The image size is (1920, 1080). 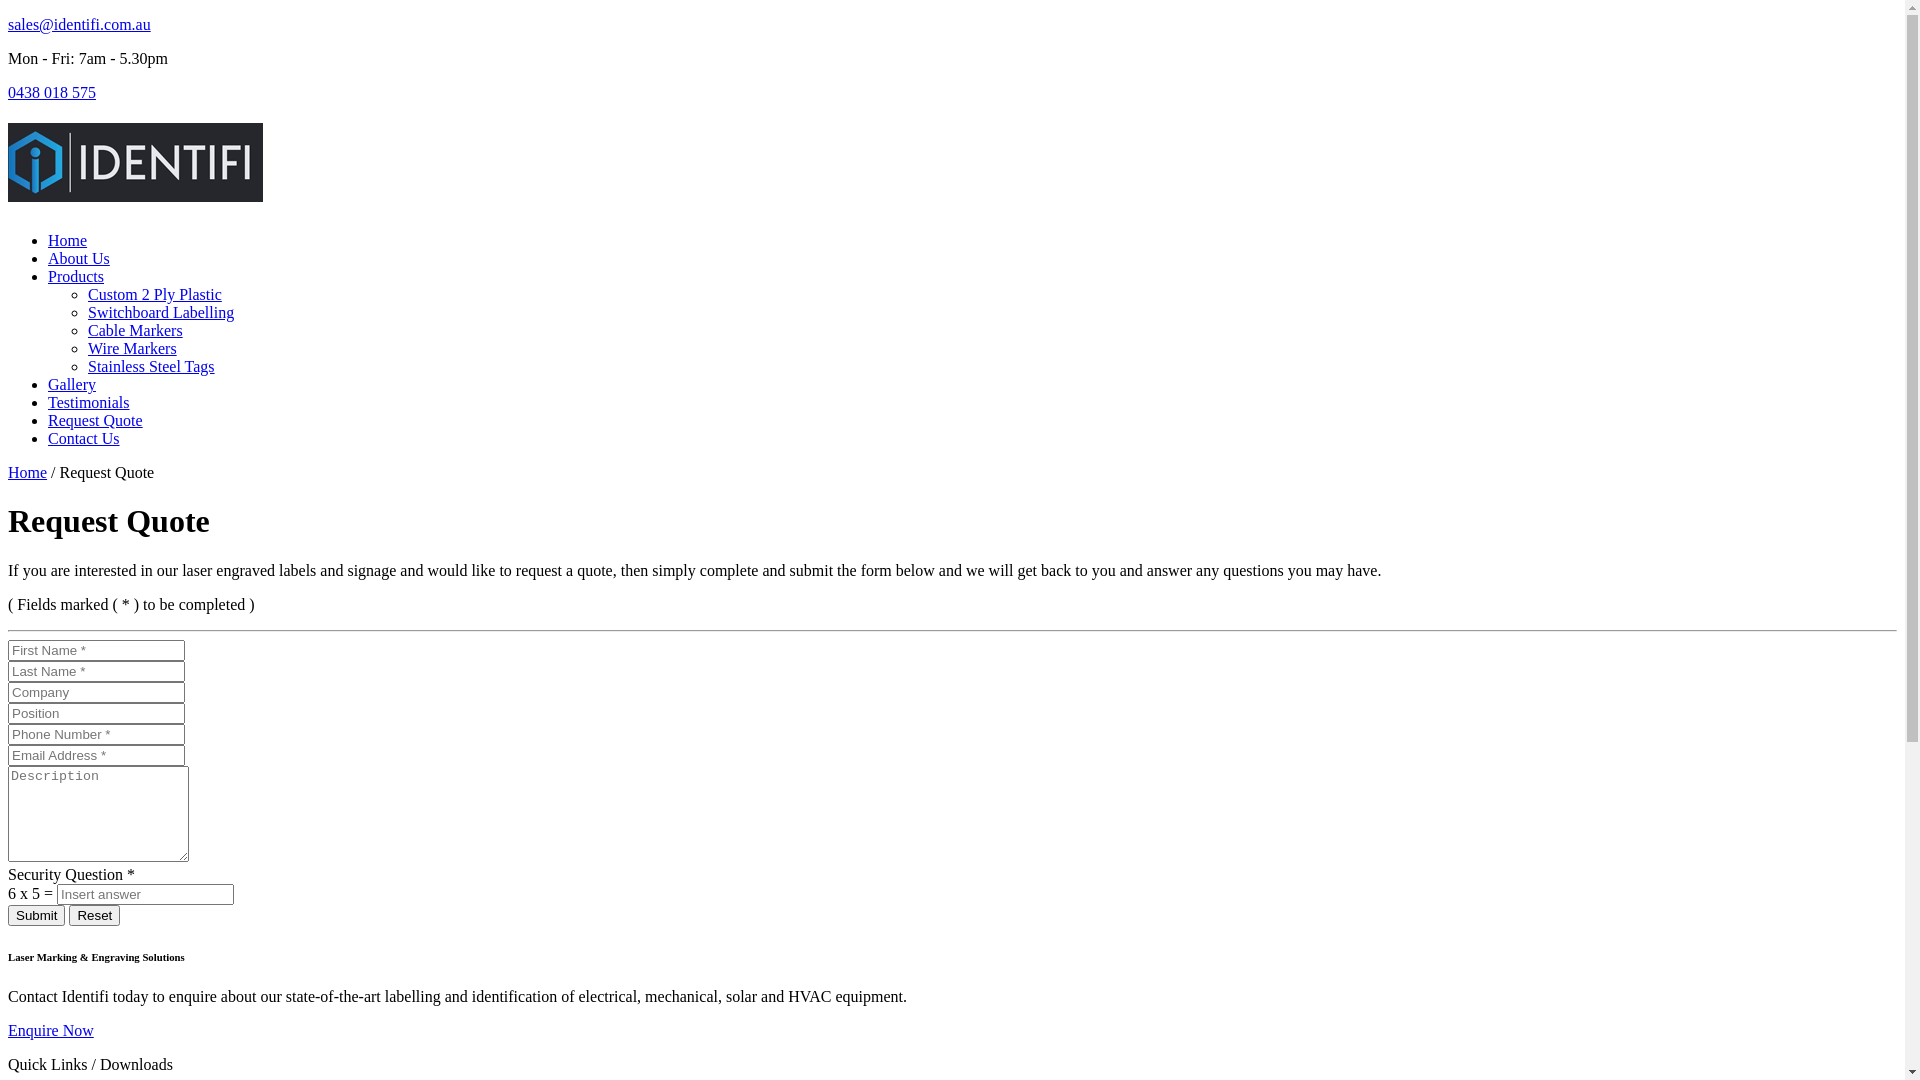 I want to click on 'Reset', so click(x=93, y=915).